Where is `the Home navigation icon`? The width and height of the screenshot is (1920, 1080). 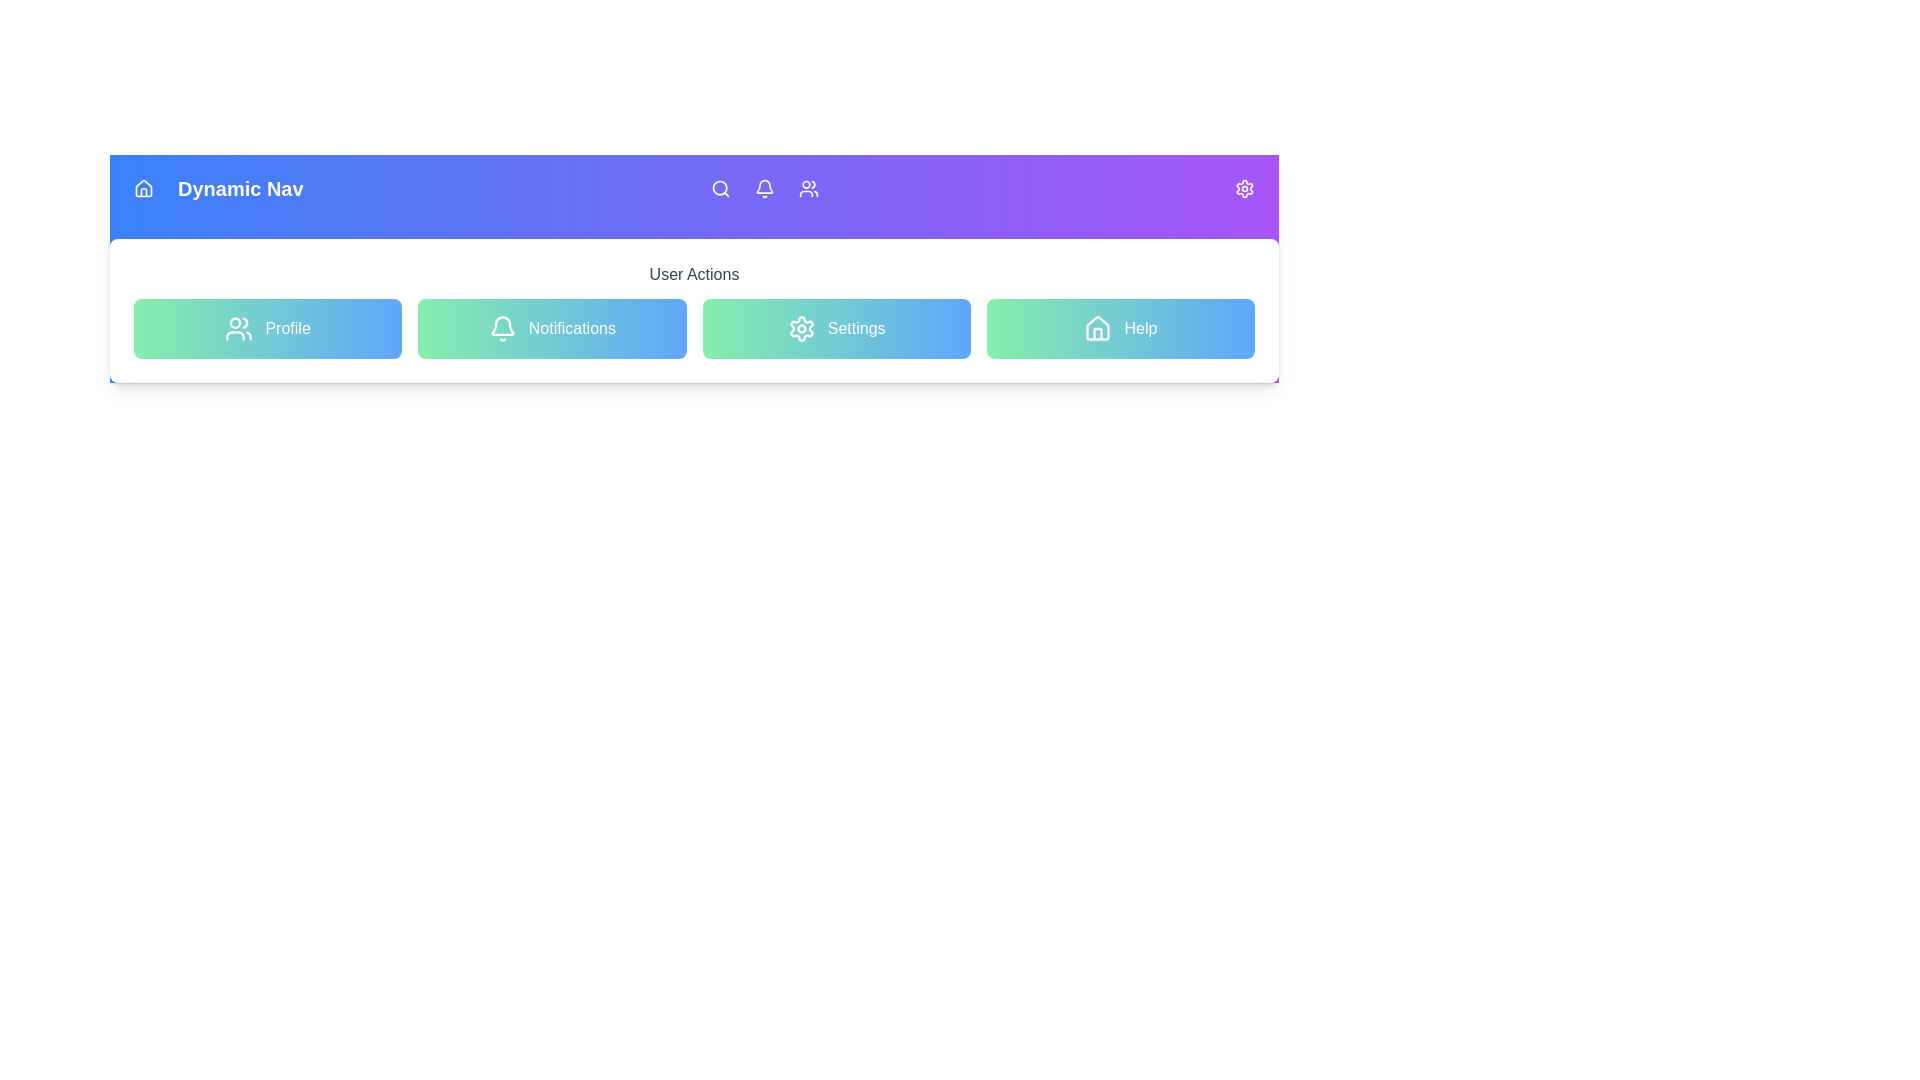 the Home navigation icon is located at coordinates (143, 189).